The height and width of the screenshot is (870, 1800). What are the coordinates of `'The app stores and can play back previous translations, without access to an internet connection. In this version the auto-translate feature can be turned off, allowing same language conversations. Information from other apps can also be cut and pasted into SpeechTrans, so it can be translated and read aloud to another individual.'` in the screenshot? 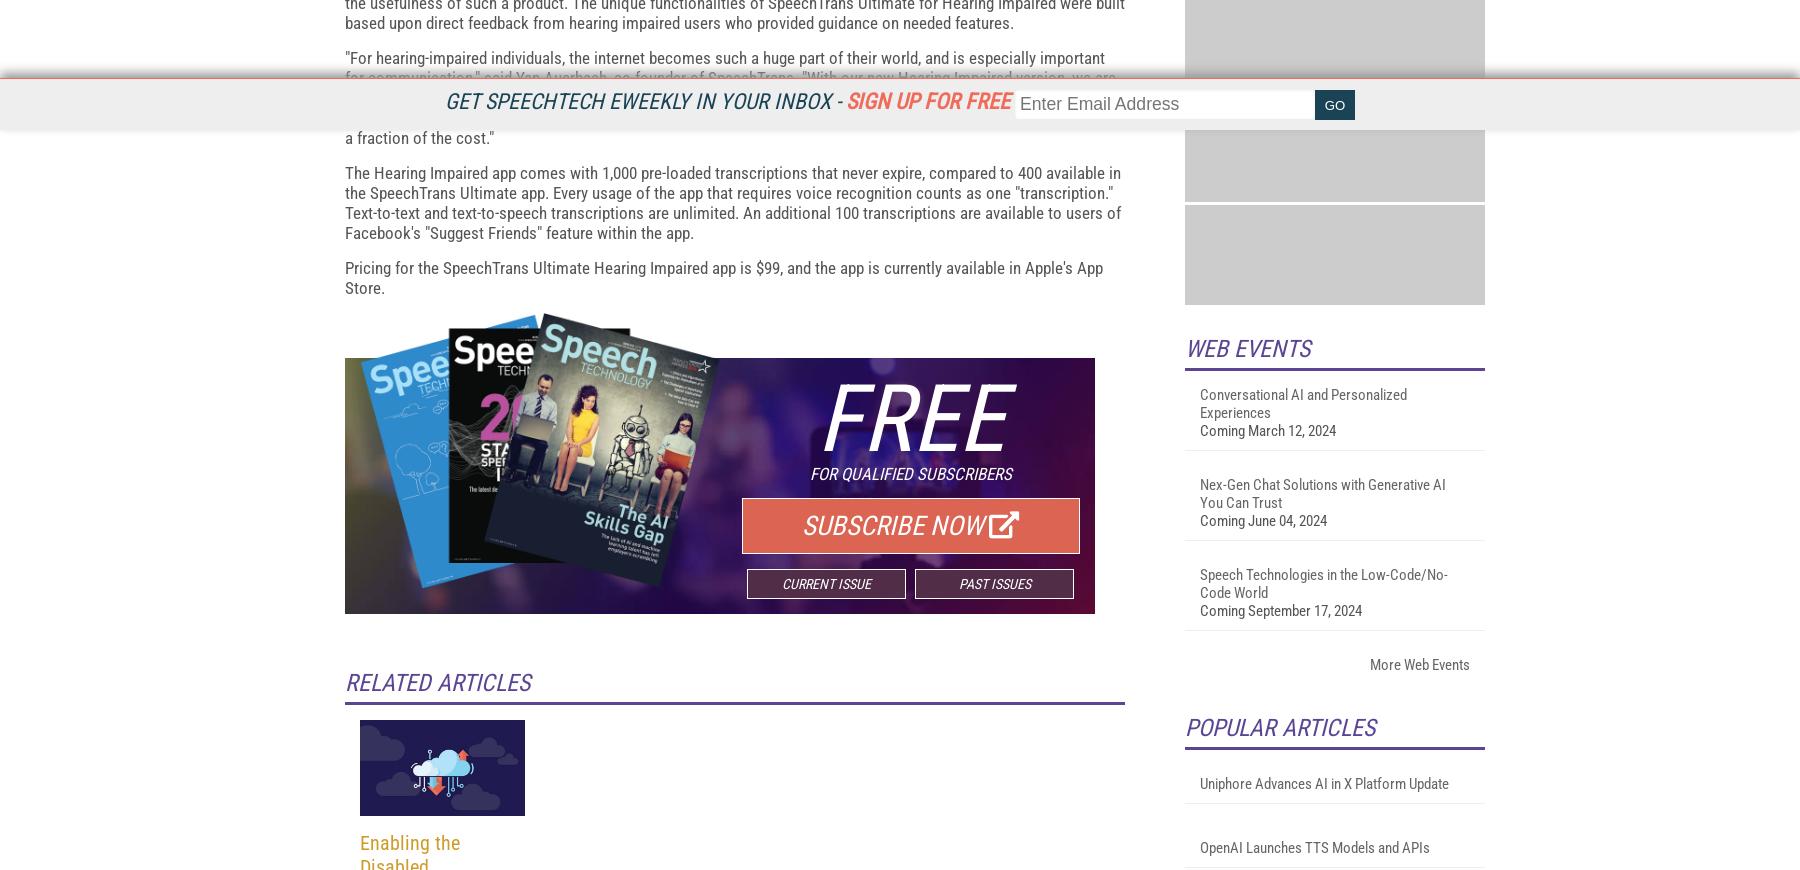 It's located at (731, 92).